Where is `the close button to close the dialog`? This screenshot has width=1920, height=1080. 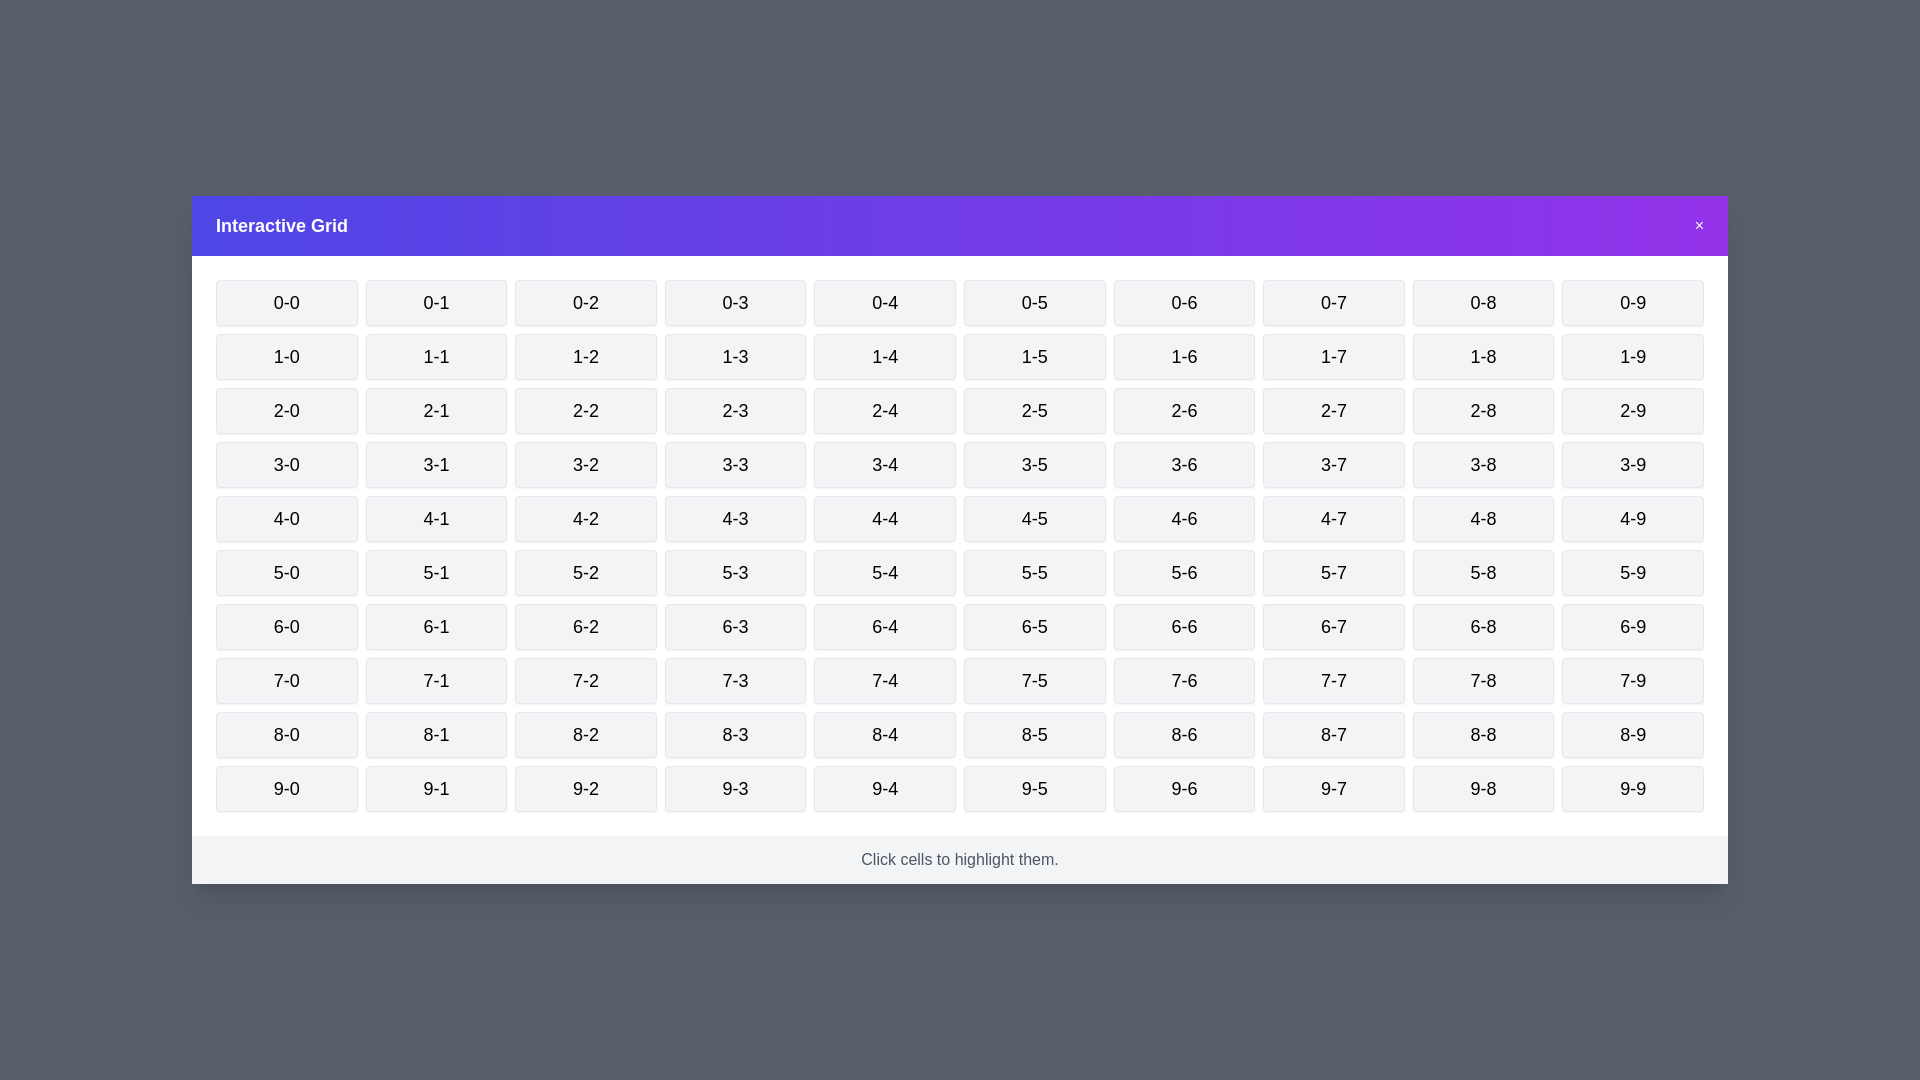 the close button to close the dialog is located at coordinates (1698, 225).